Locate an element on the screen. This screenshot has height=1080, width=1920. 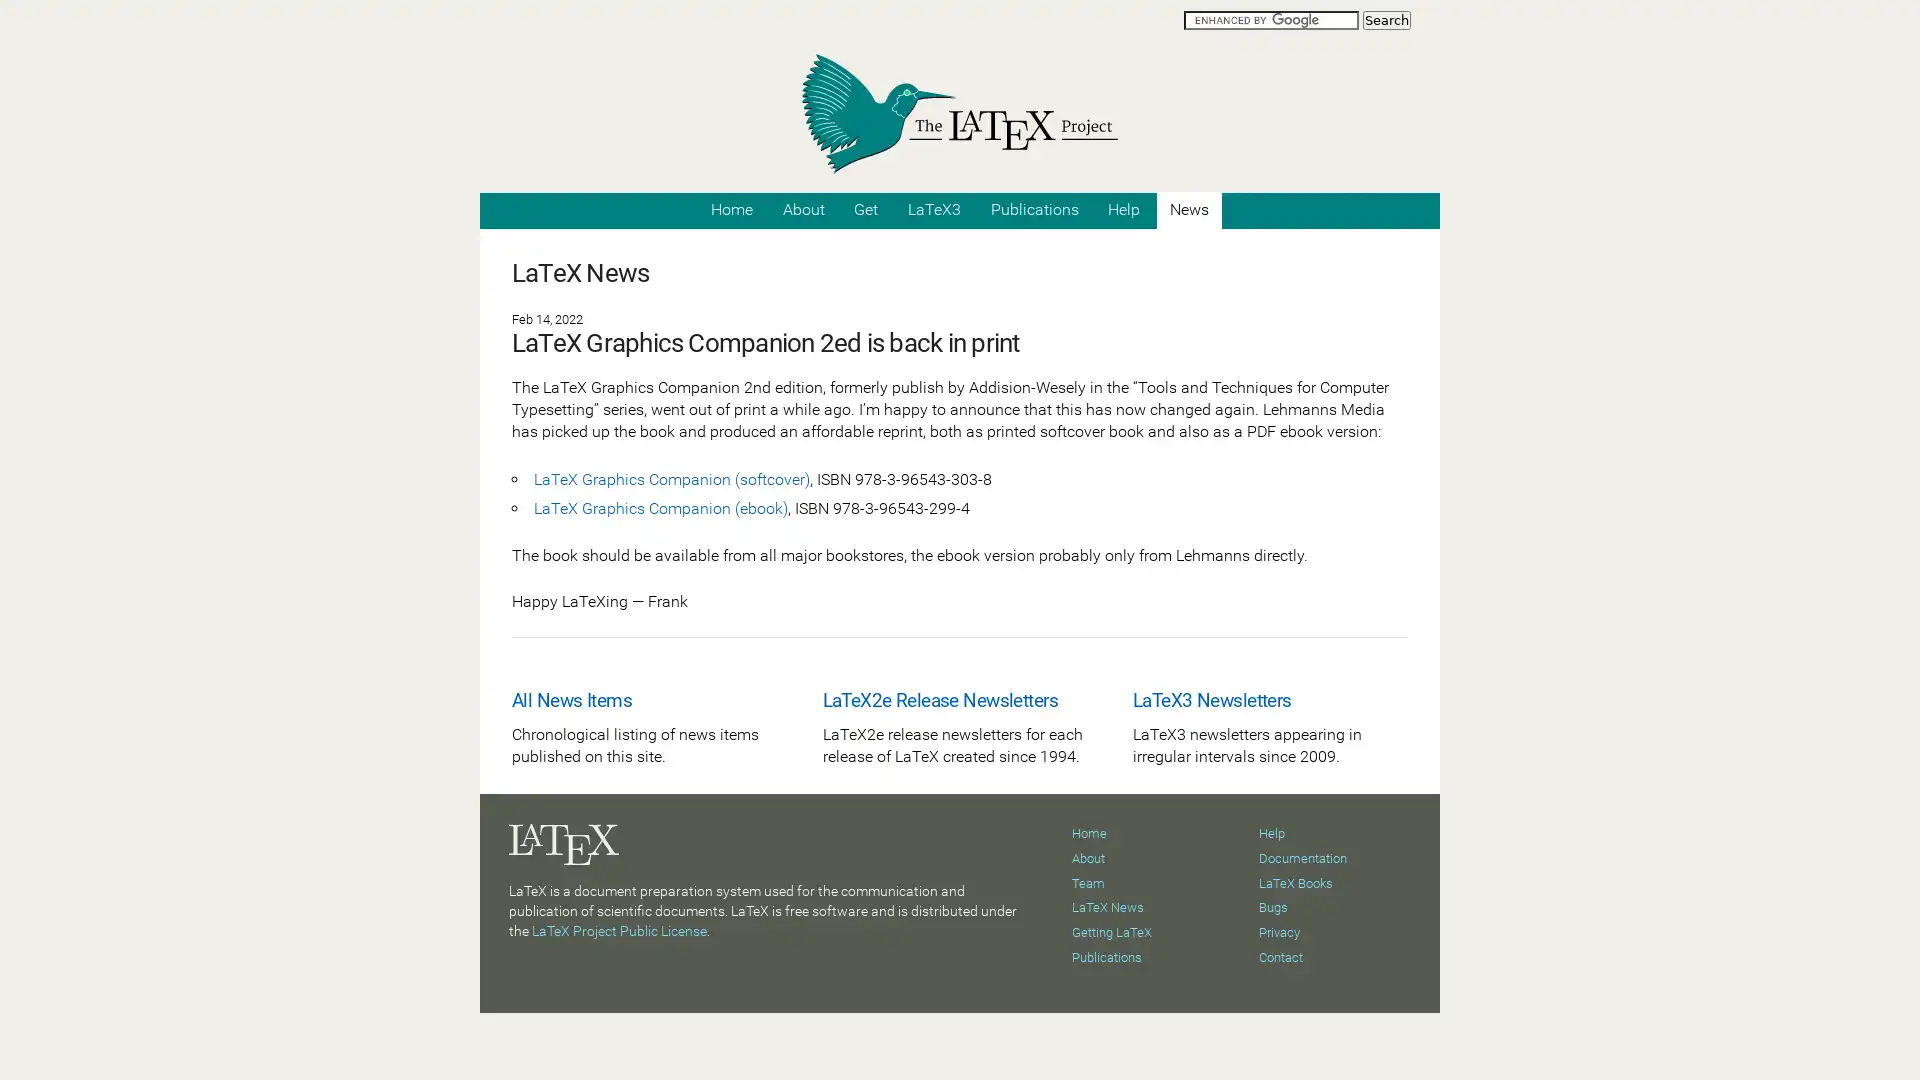
Search is located at coordinates (1386, 20).